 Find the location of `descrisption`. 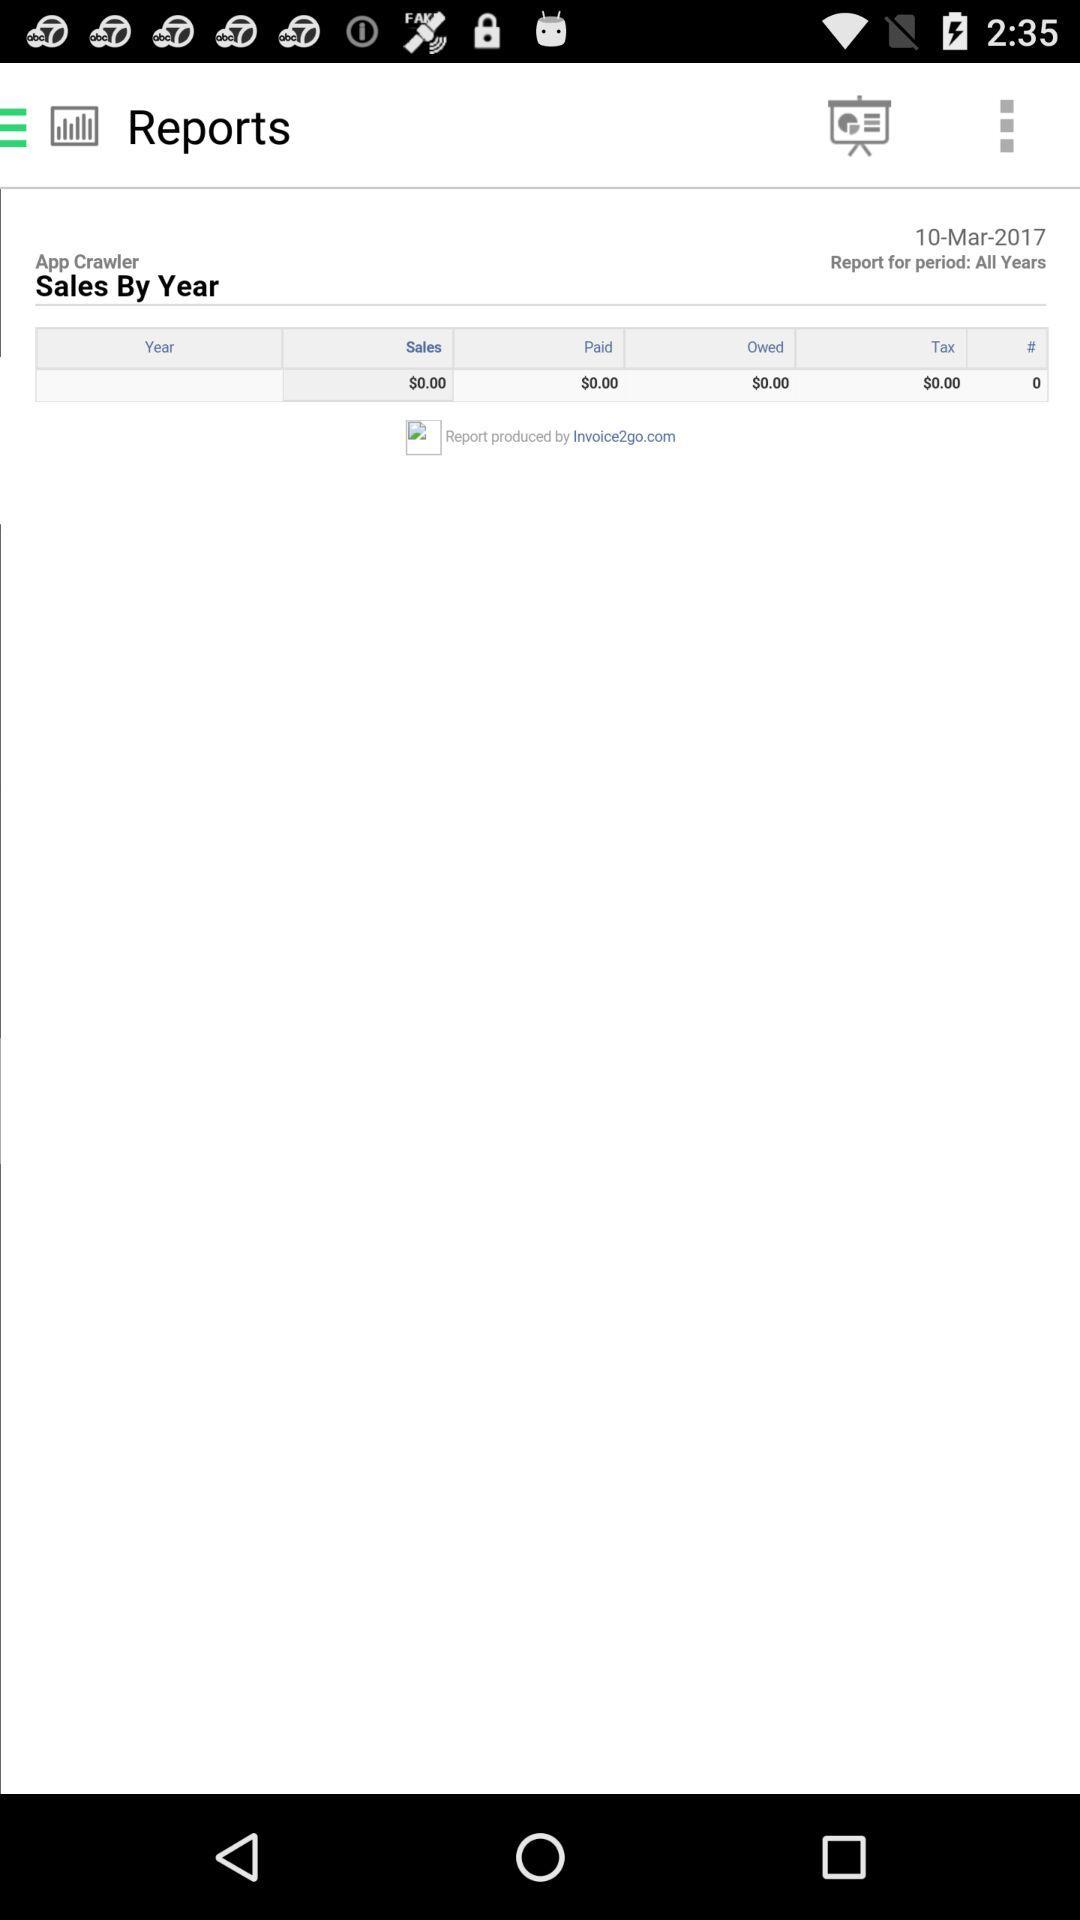

descrisption is located at coordinates (540, 991).